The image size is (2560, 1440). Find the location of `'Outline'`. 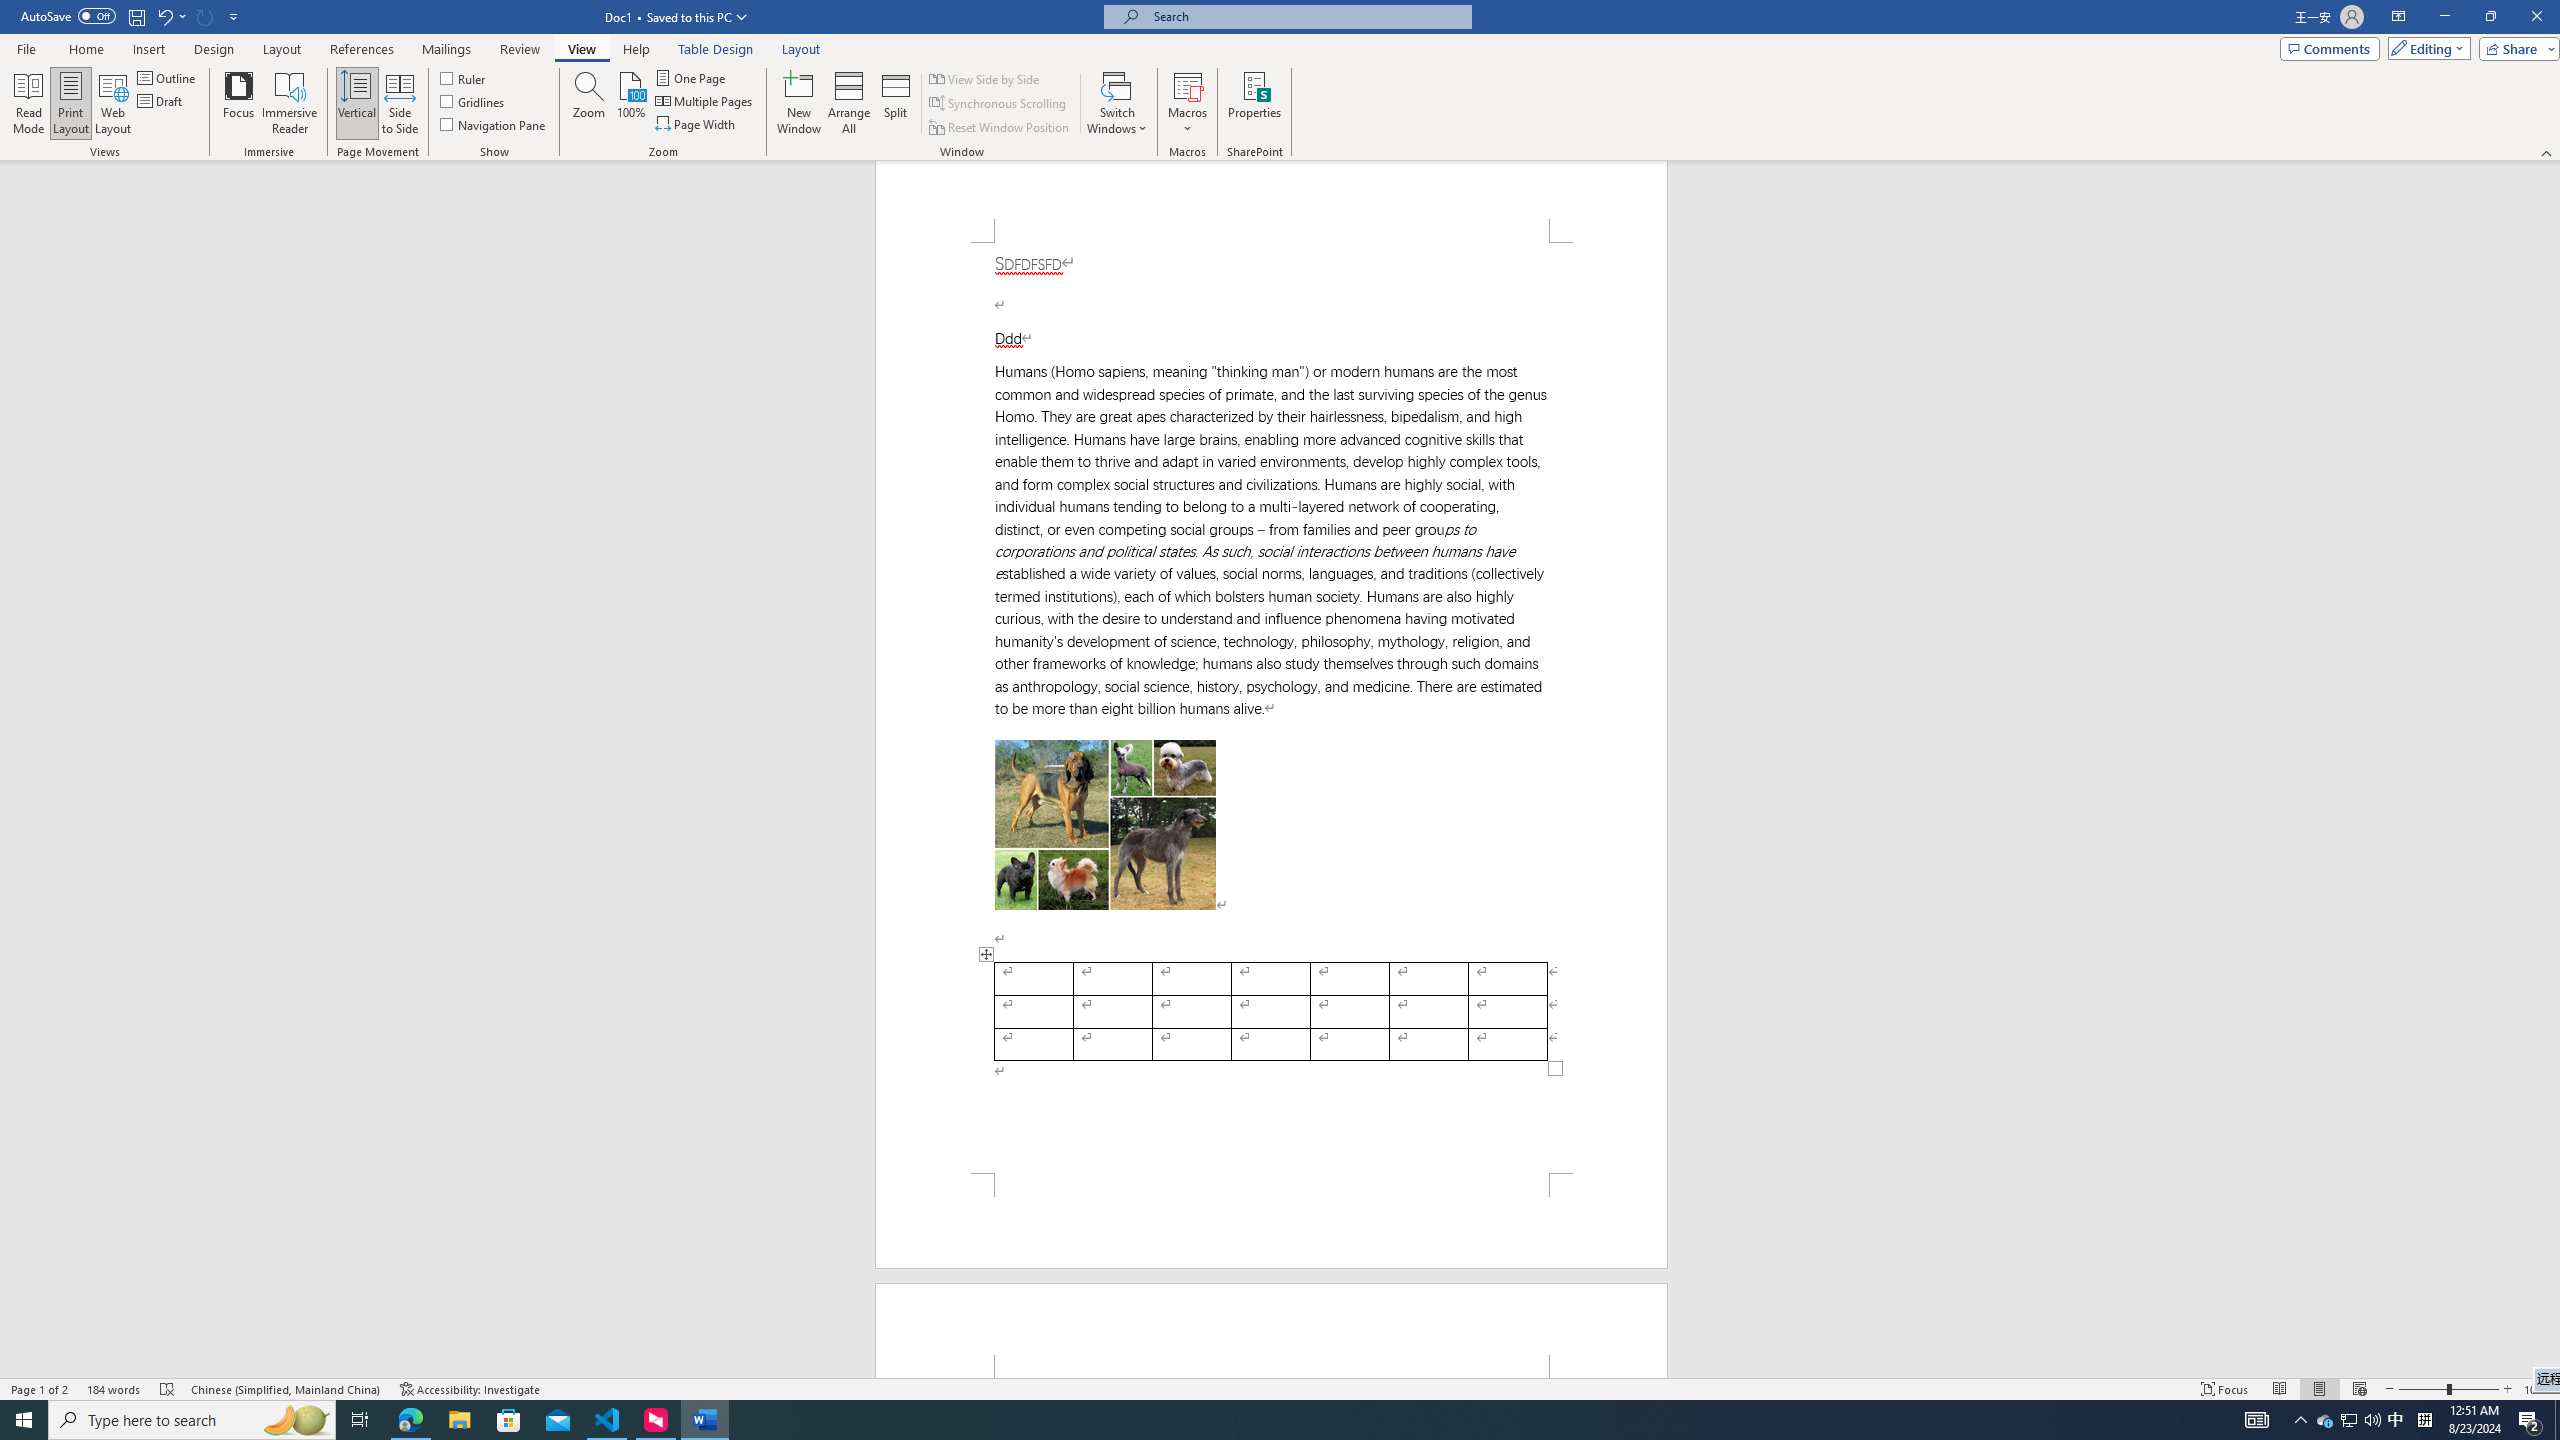

'Outline' is located at coordinates (167, 77).